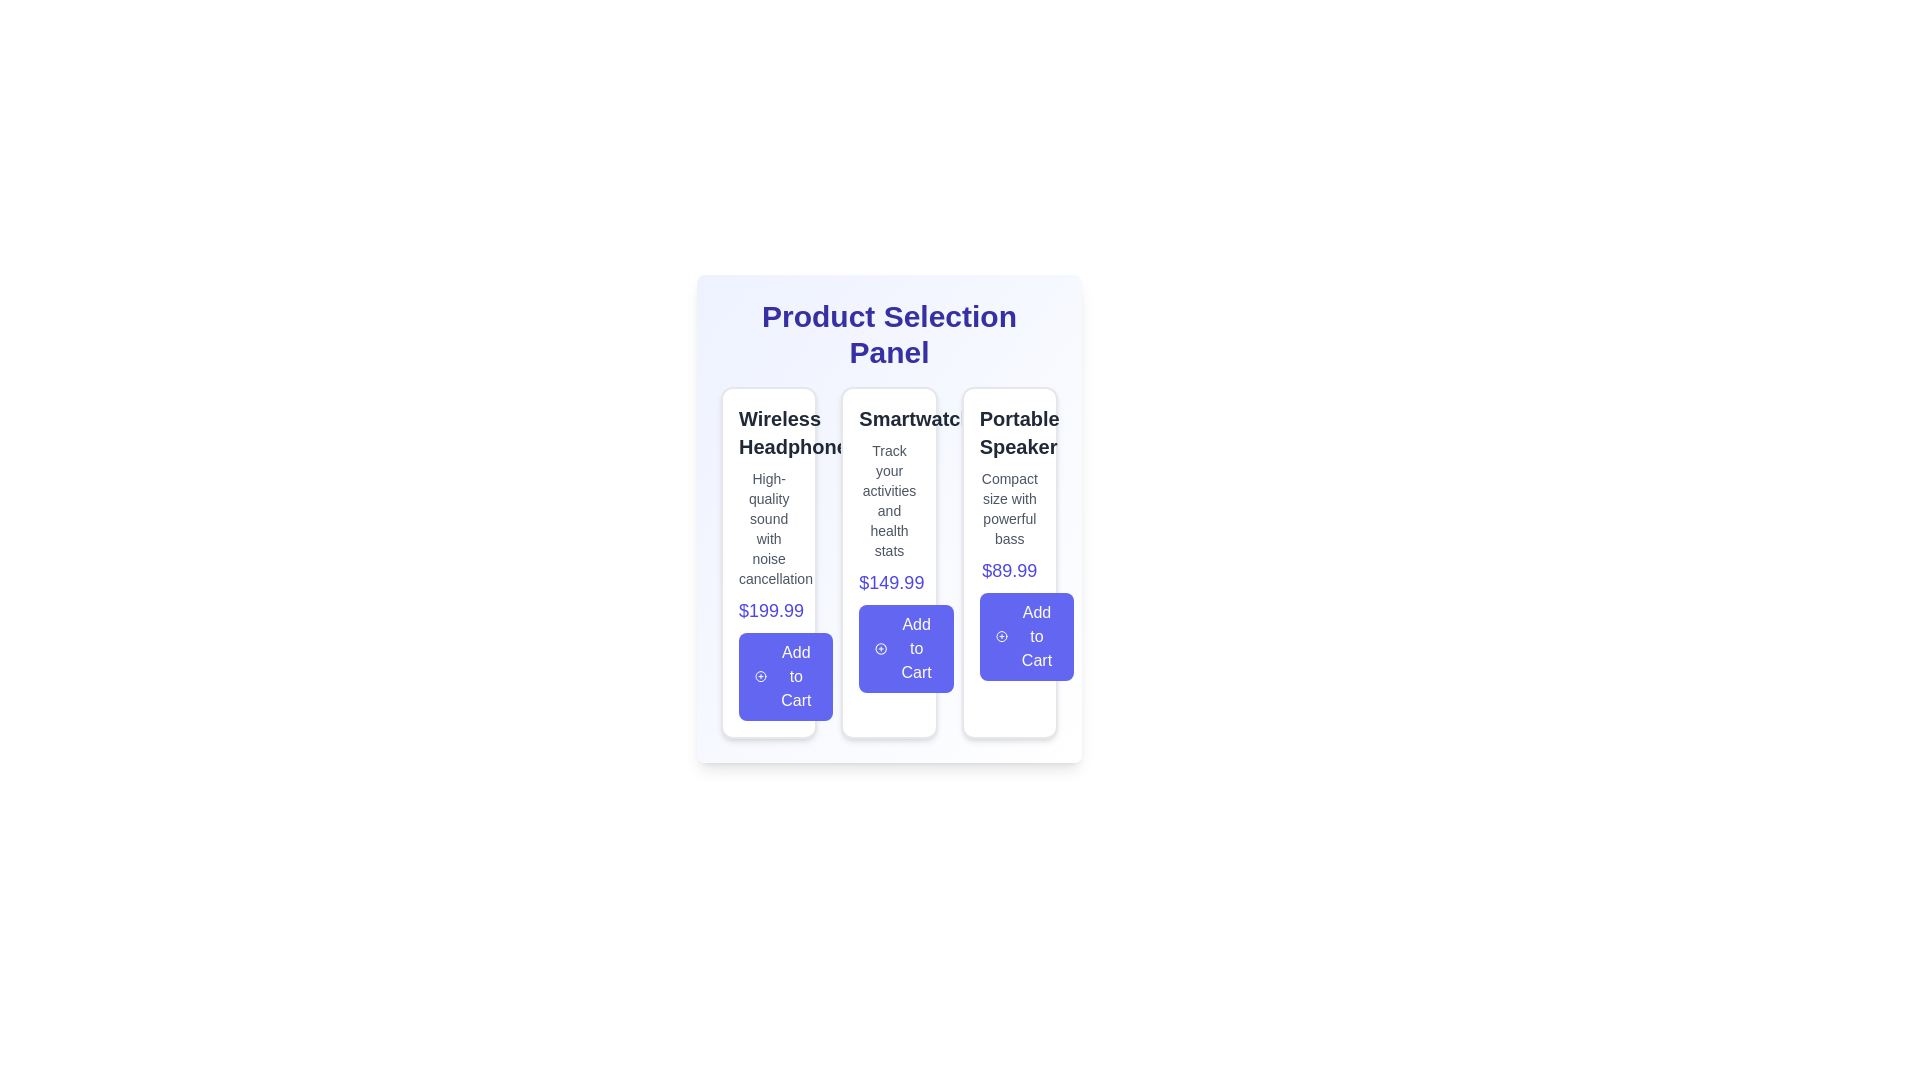  What do you see at coordinates (888, 500) in the screenshot?
I see `the descriptive text element that provides additional details about the 'Smartwatch' product, located directly below the title 'Smartwatch' and above the price information '$149.99'` at bounding box center [888, 500].